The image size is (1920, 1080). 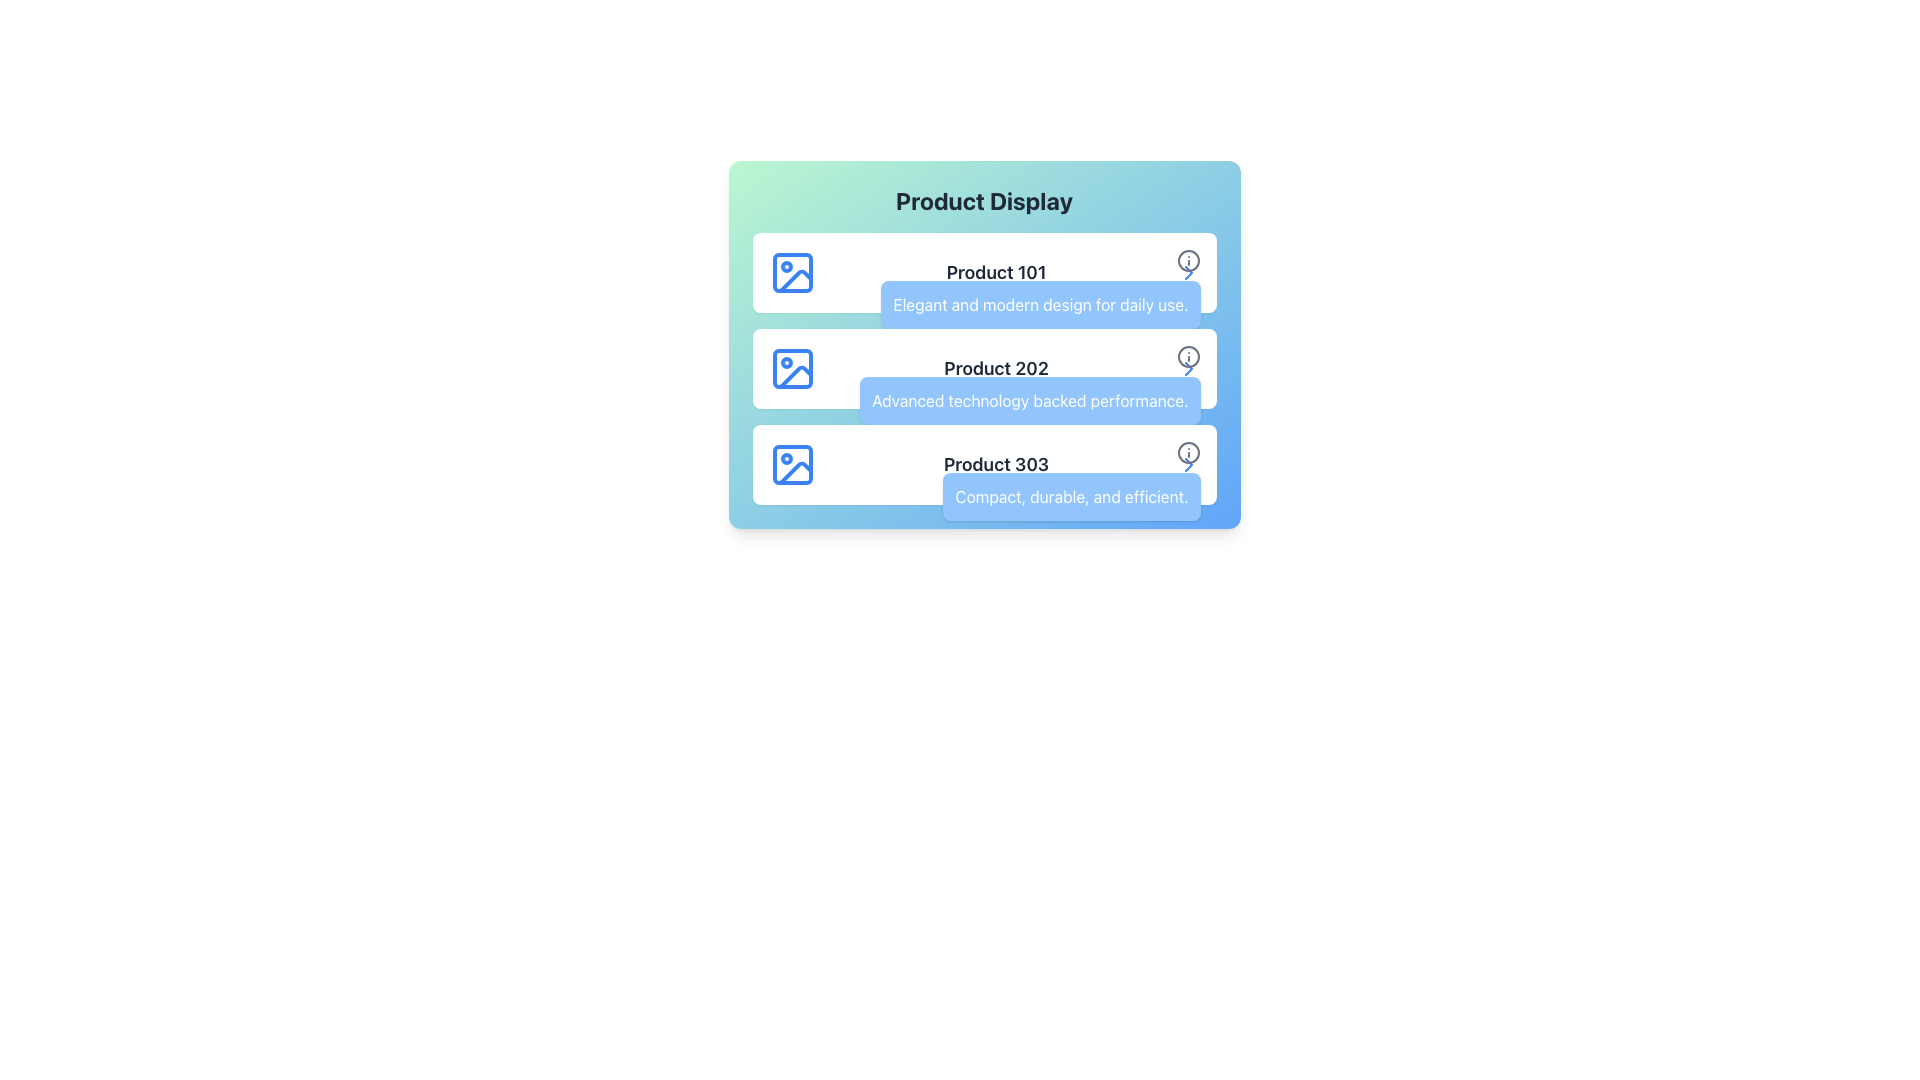 What do you see at coordinates (791, 273) in the screenshot?
I see `the photo icon with a blue outline and rounded corners that suggests a mountain, located at the top of the list of product cards` at bounding box center [791, 273].